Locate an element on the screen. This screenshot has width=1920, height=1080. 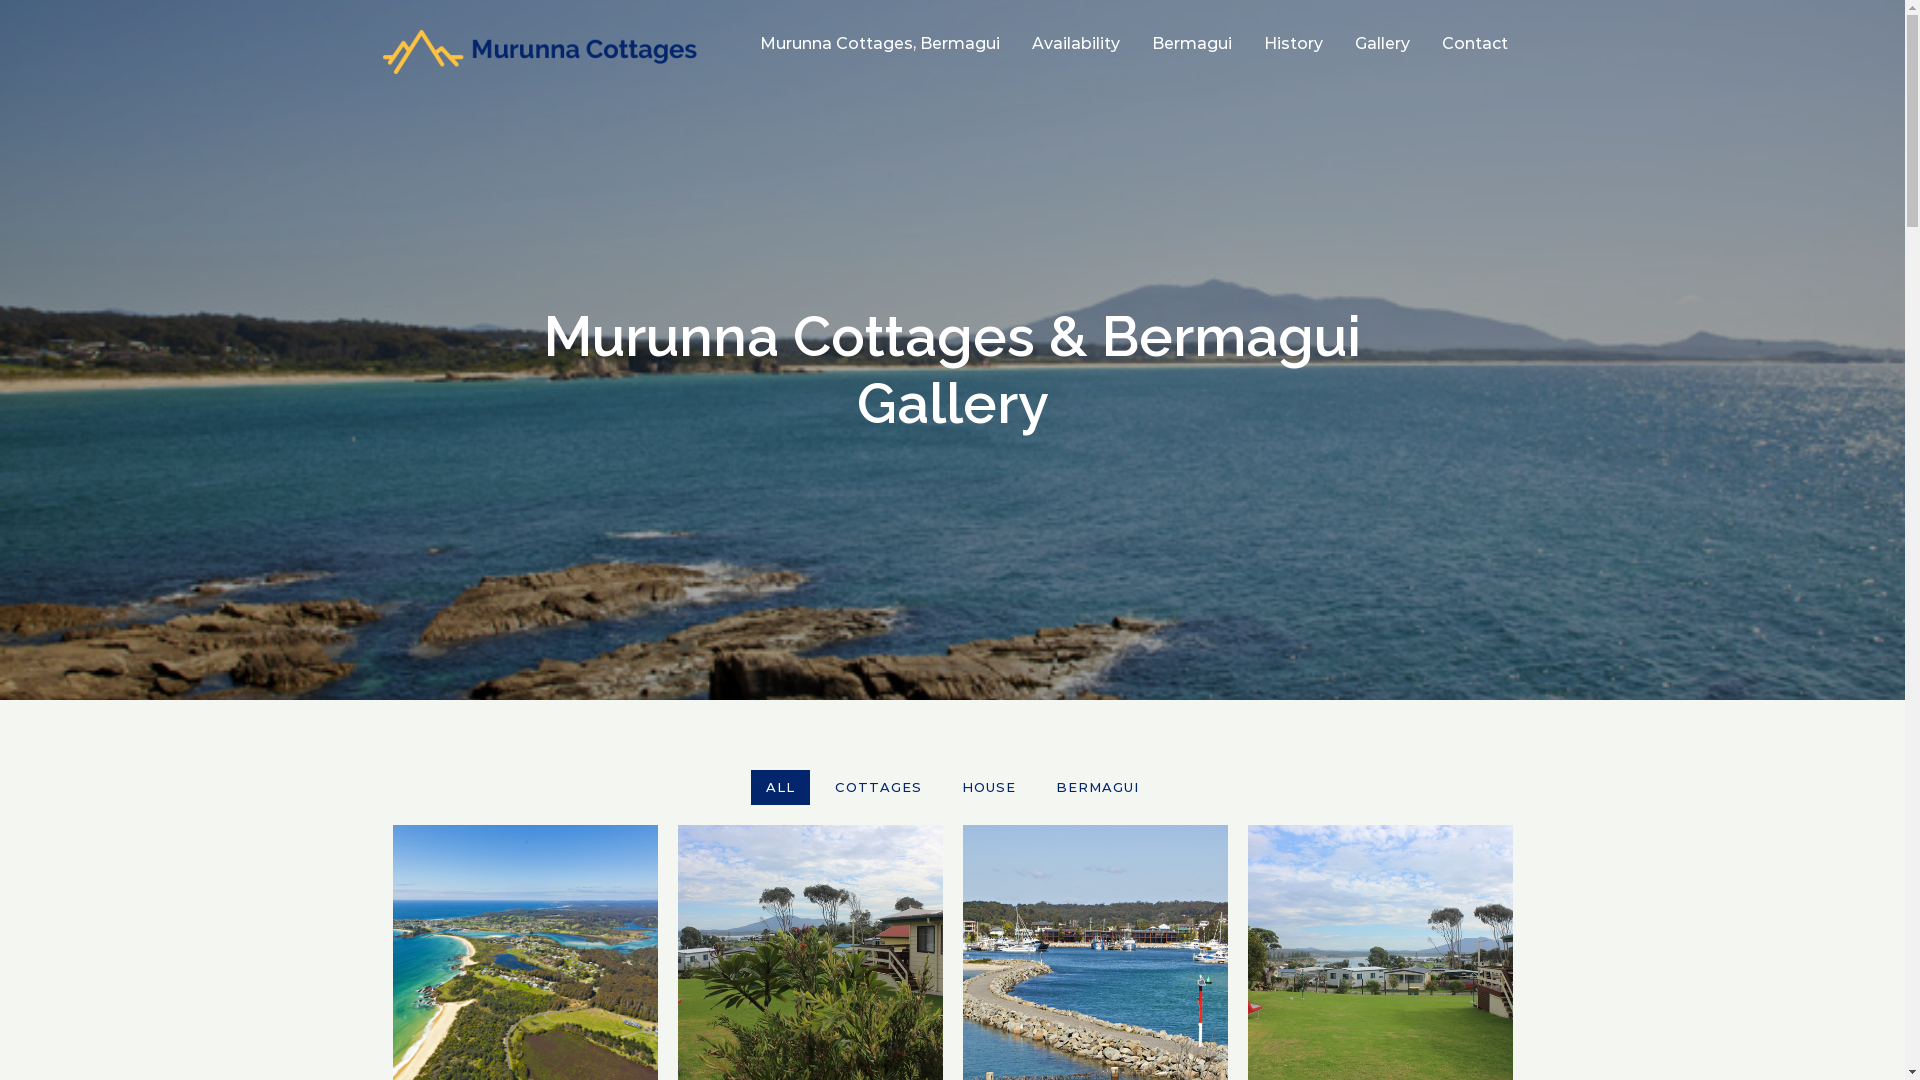
'Bermagui' is located at coordinates (1191, 43).